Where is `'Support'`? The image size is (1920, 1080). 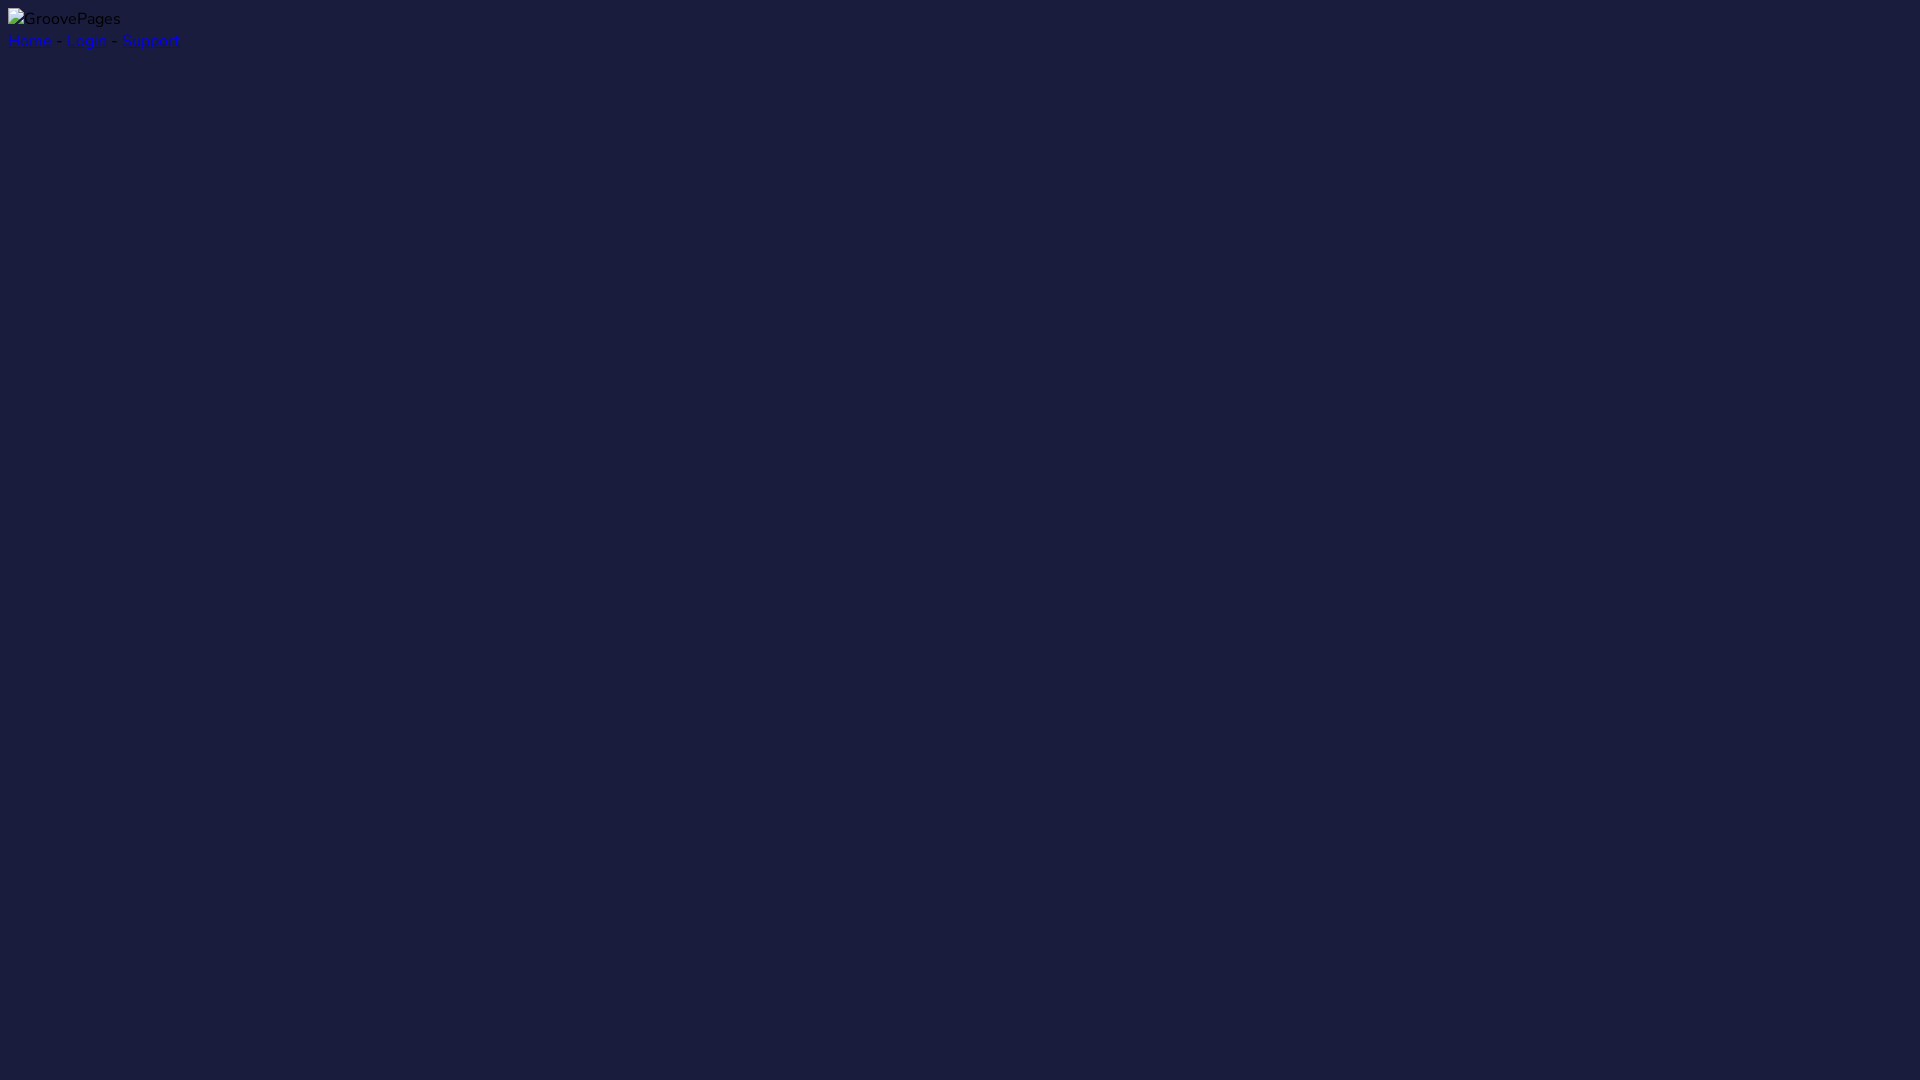 'Support' is located at coordinates (149, 41).